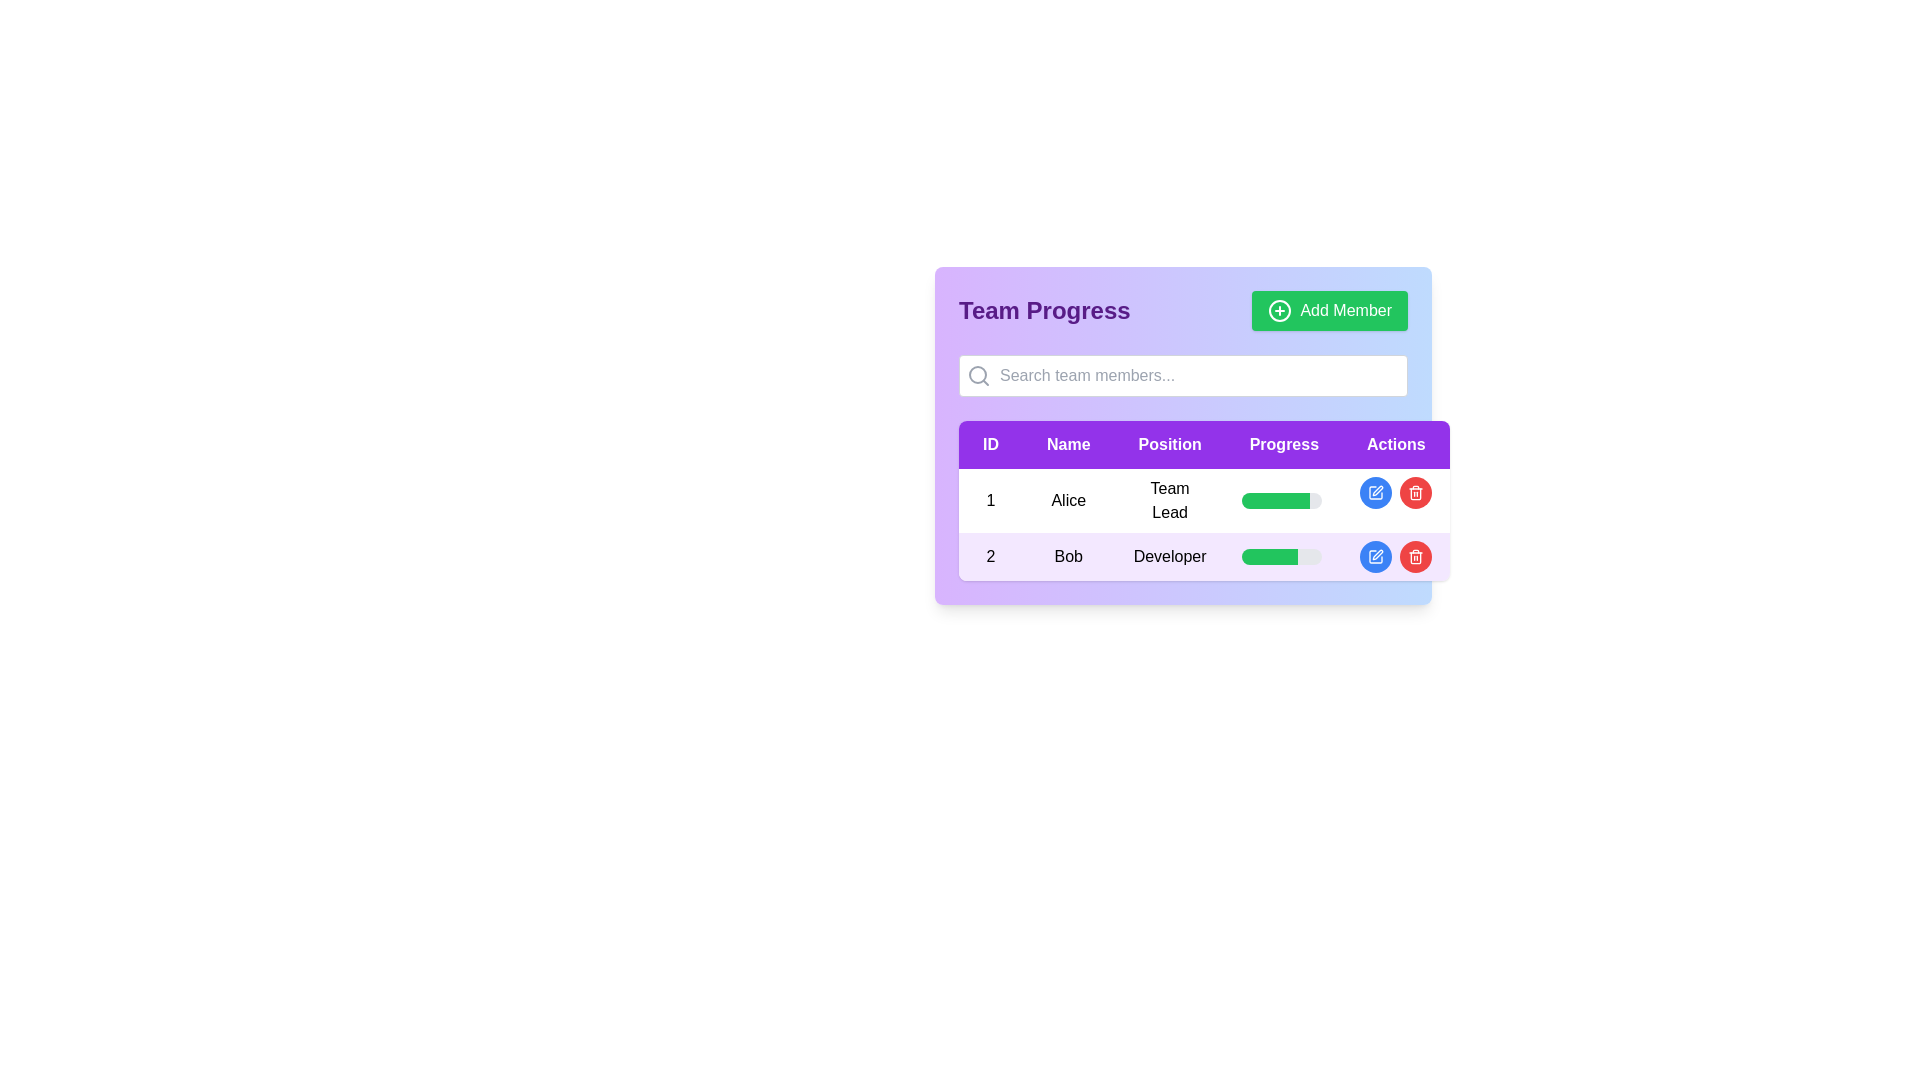 This screenshot has width=1920, height=1080. What do you see at coordinates (1067, 443) in the screenshot?
I see `the second header cell of the table, which contains the names of individuals or items` at bounding box center [1067, 443].